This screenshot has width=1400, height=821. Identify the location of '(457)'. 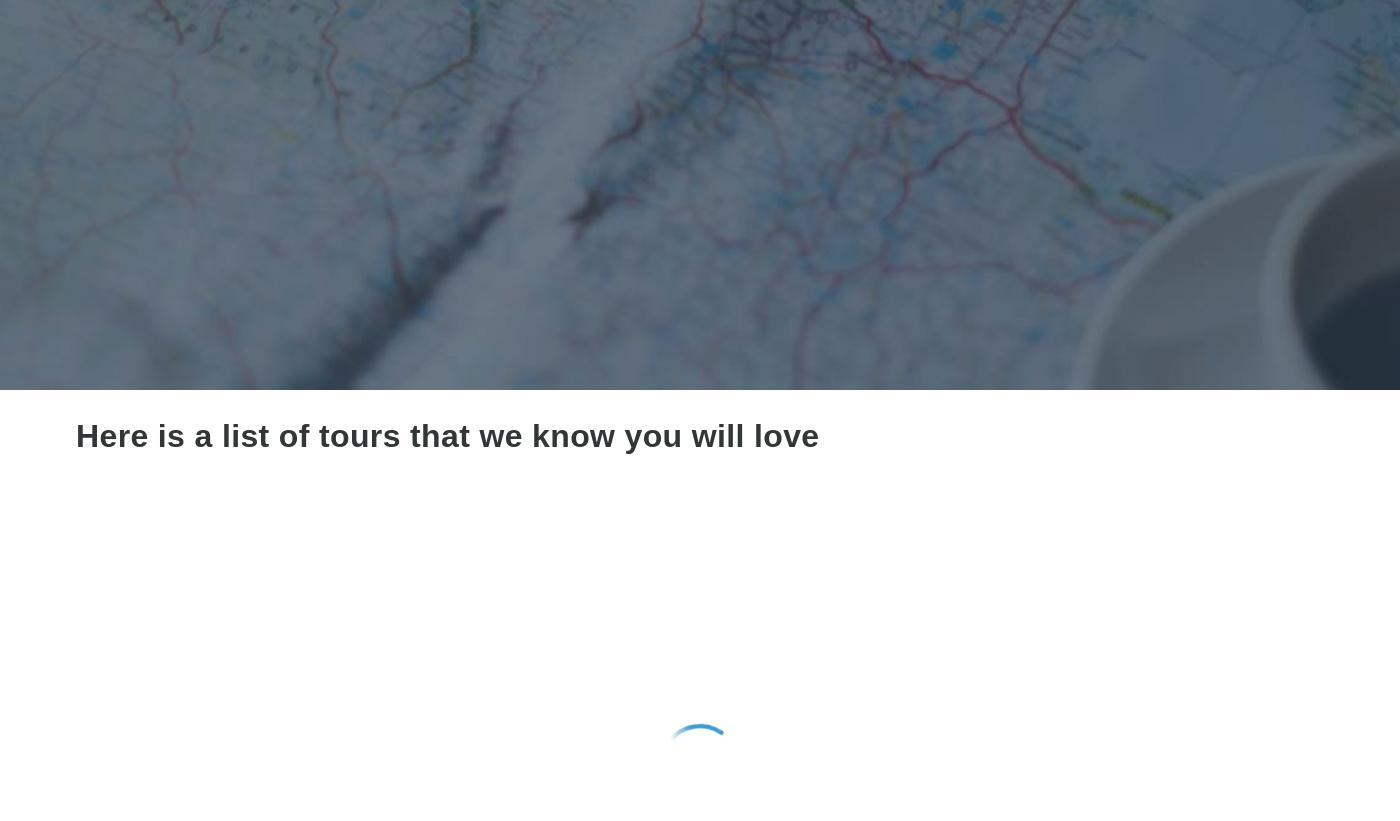
(823, 743).